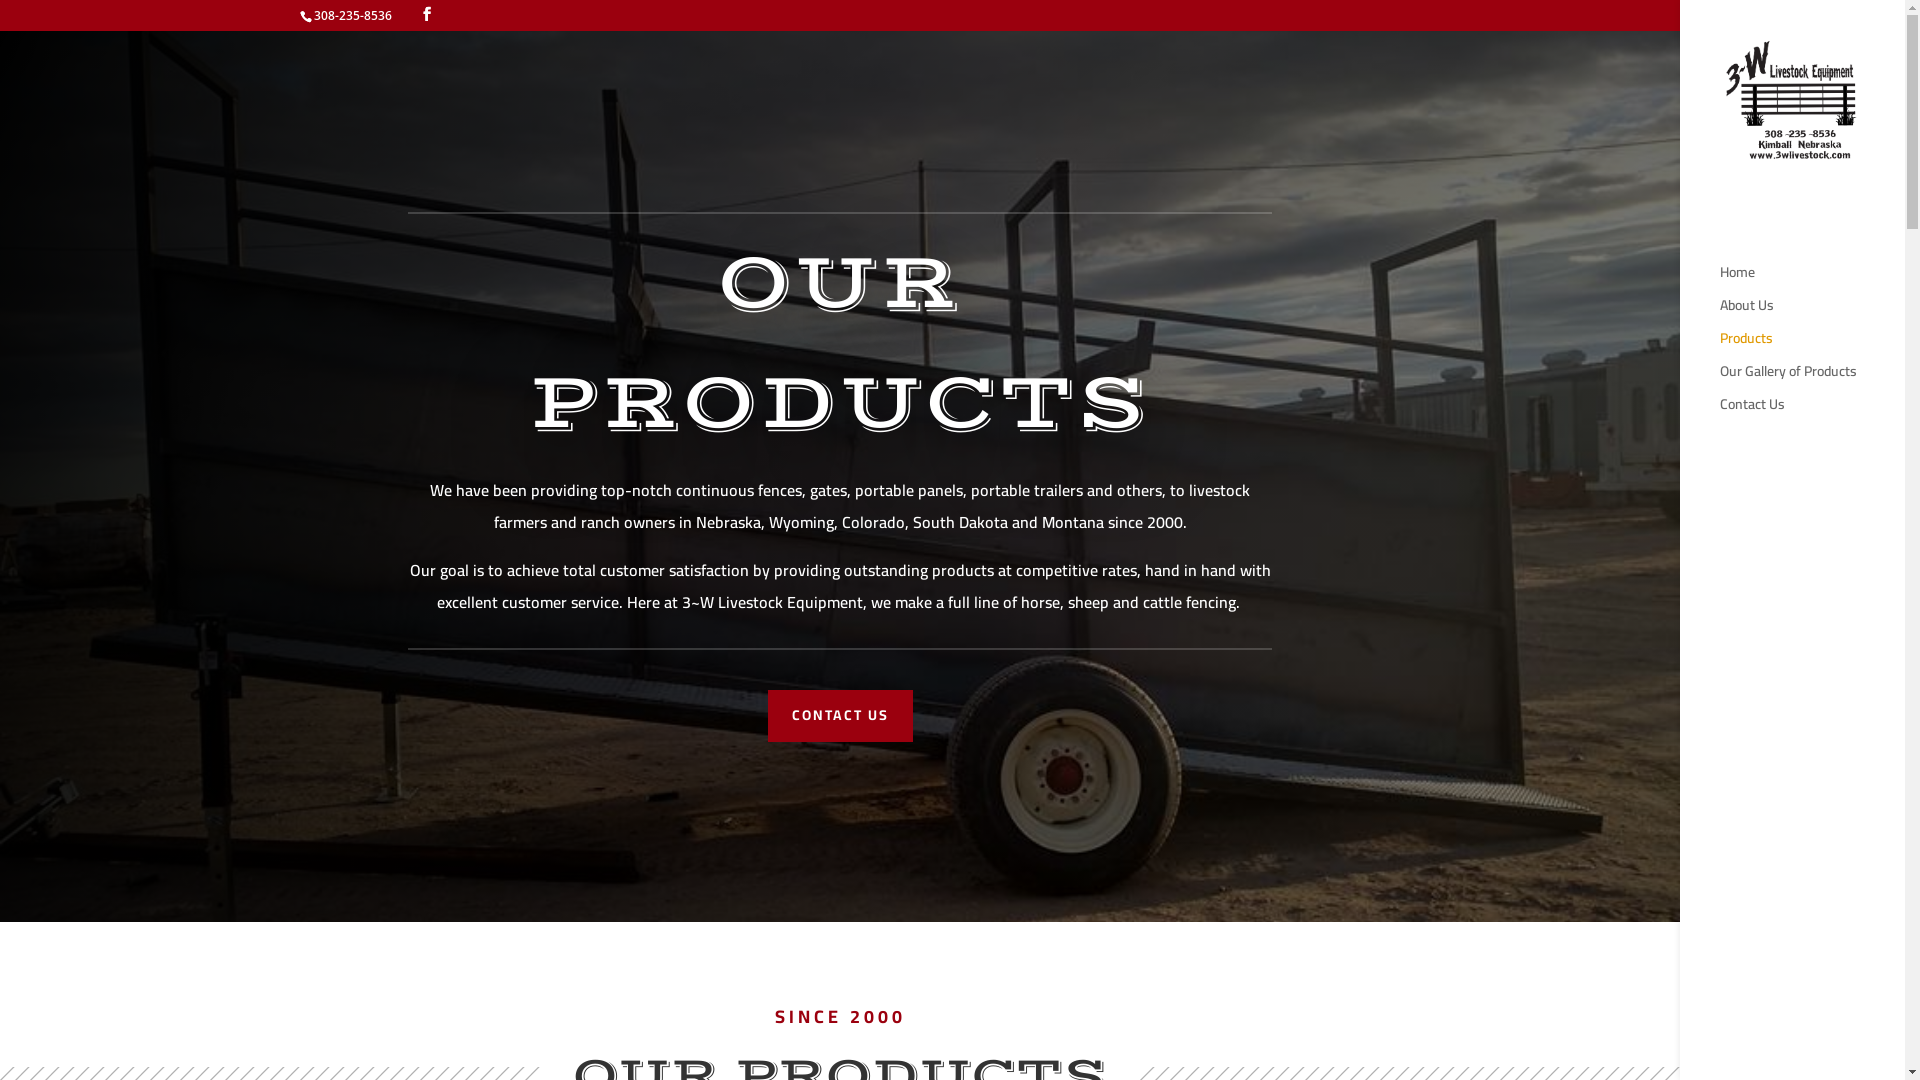 This screenshot has height=1080, width=1920. What do you see at coordinates (840, 715) in the screenshot?
I see `'CONTACT US'` at bounding box center [840, 715].